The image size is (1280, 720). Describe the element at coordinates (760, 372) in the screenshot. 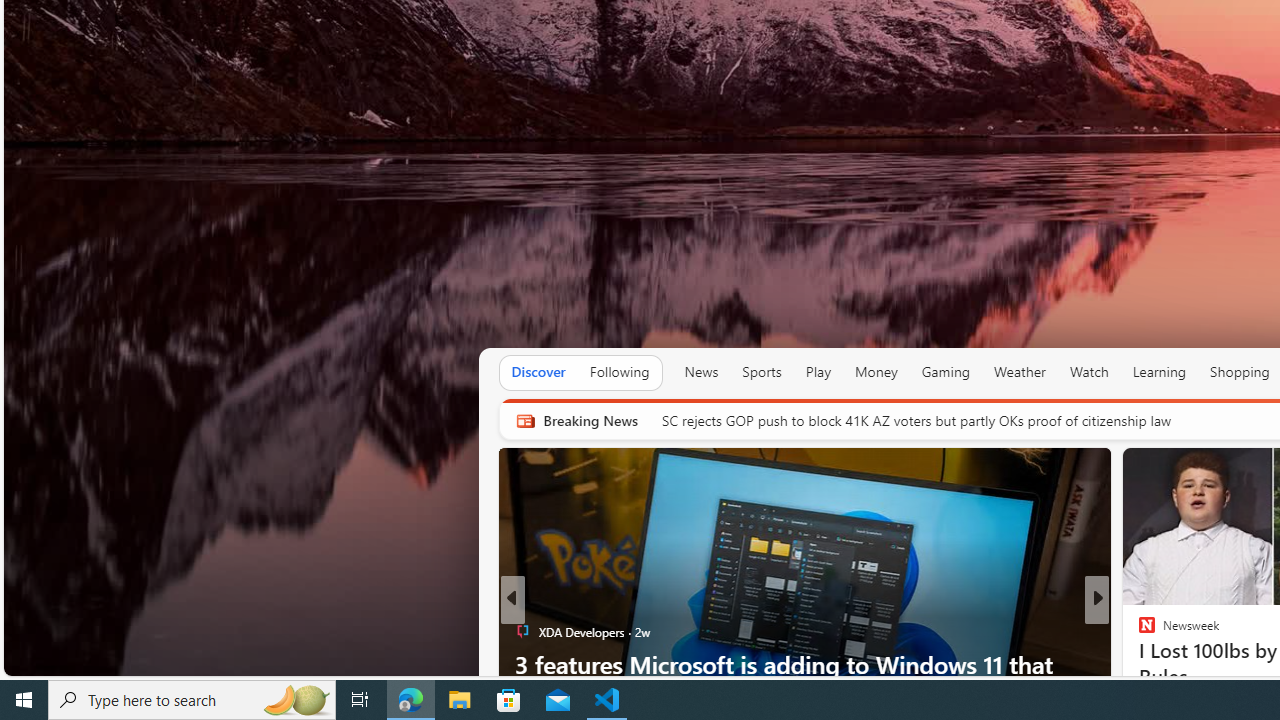

I see `'Sports'` at that location.